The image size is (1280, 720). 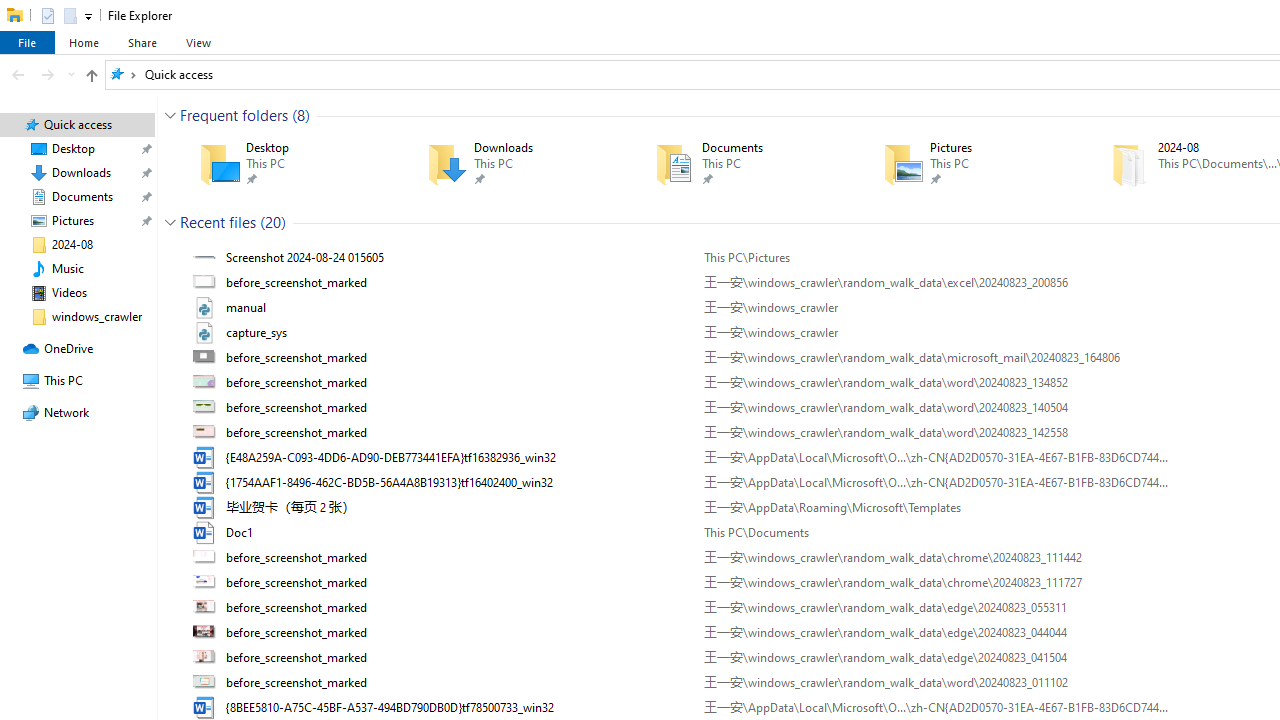 What do you see at coordinates (87, 16) in the screenshot?
I see `'Customize Quick Access Toolbar'` at bounding box center [87, 16].